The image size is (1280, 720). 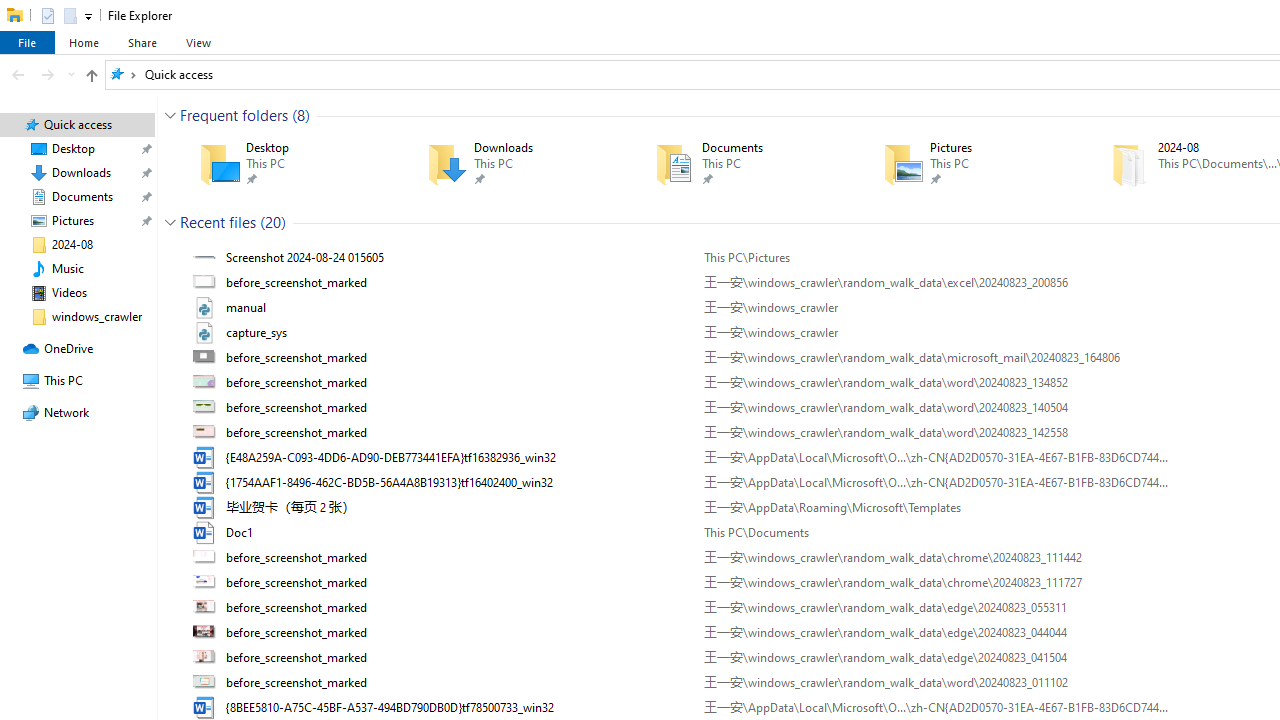 What do you see at coordinates (87, 16) in the screenshot?
I see `'Customize Quick Access Toolbar'` at bounding box center [87, 16].